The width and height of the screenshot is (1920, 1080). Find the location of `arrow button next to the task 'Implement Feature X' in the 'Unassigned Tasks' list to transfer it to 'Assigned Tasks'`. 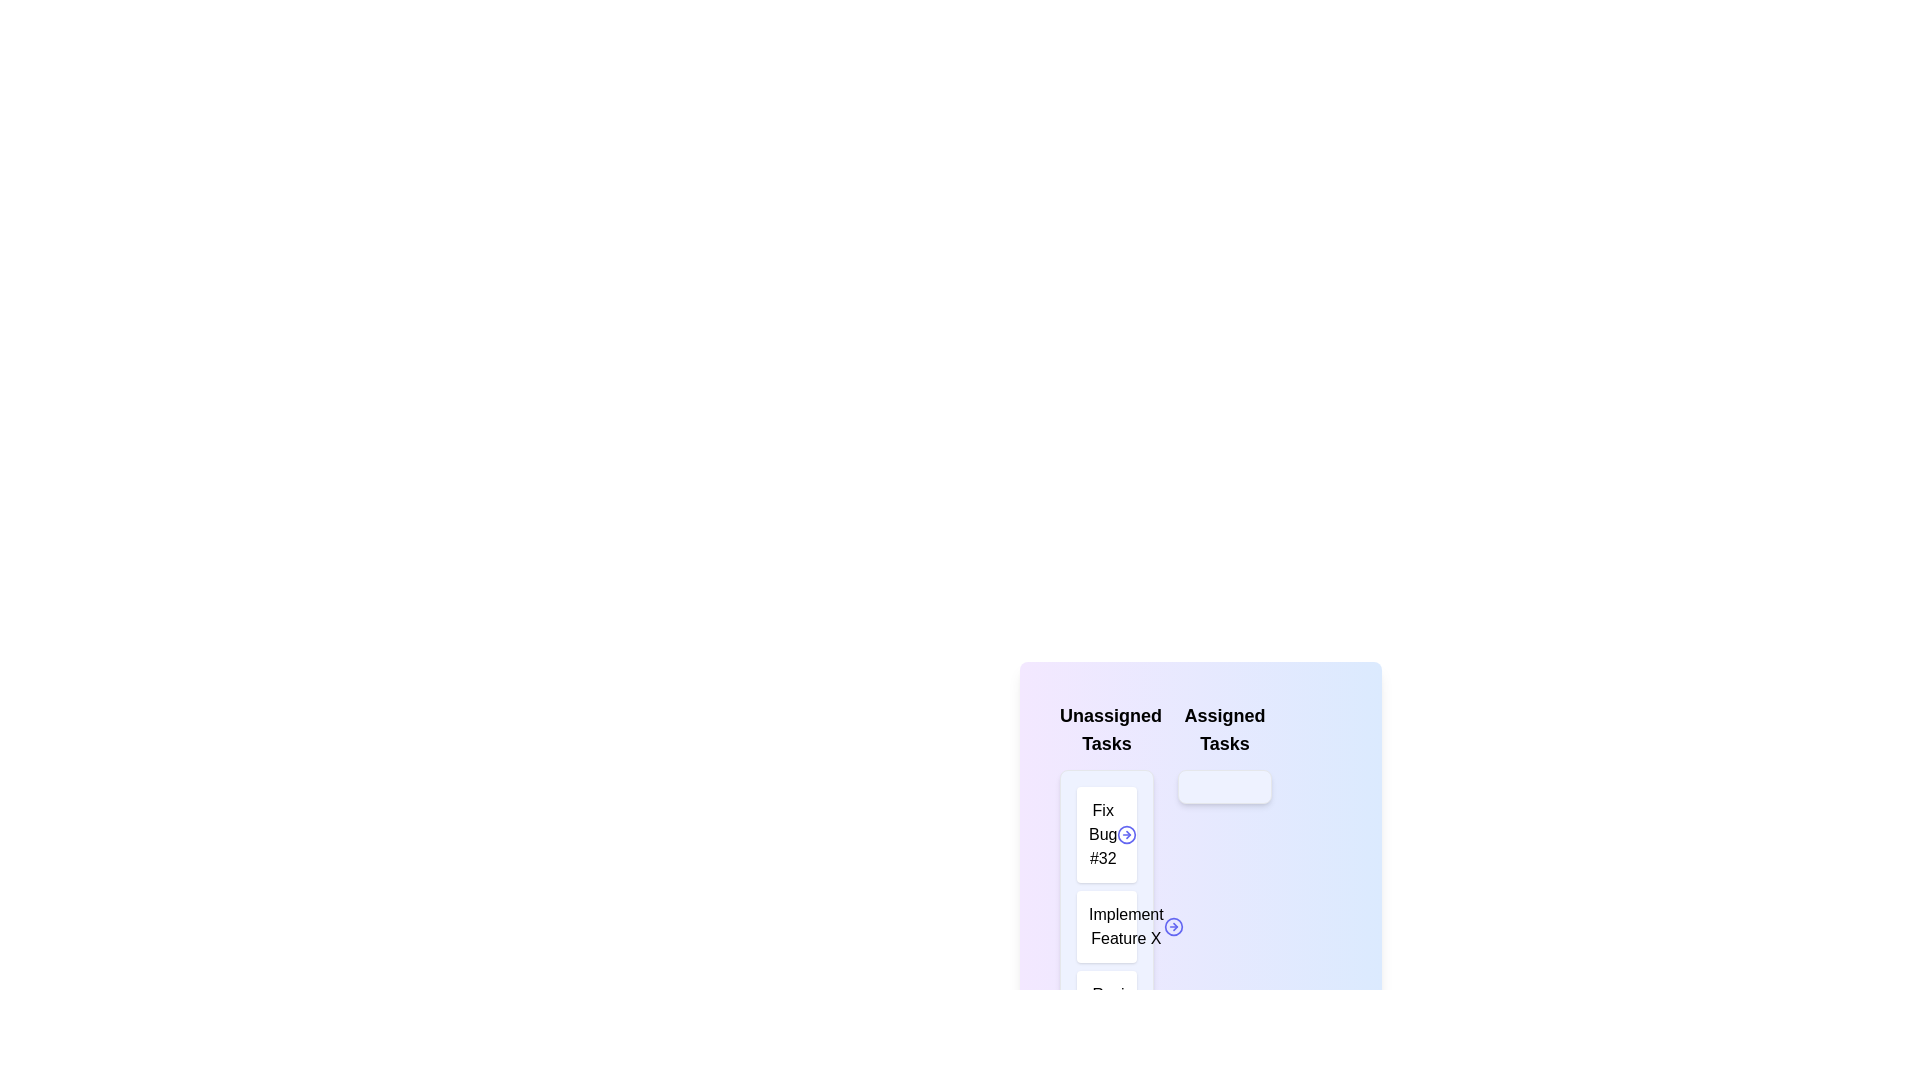

arrow button next to the task 'Implement Feature X' in the 'Unassigned Tasks' list to transfer it to 'Assigned Tasks' is located at coordinates (1173, 926).